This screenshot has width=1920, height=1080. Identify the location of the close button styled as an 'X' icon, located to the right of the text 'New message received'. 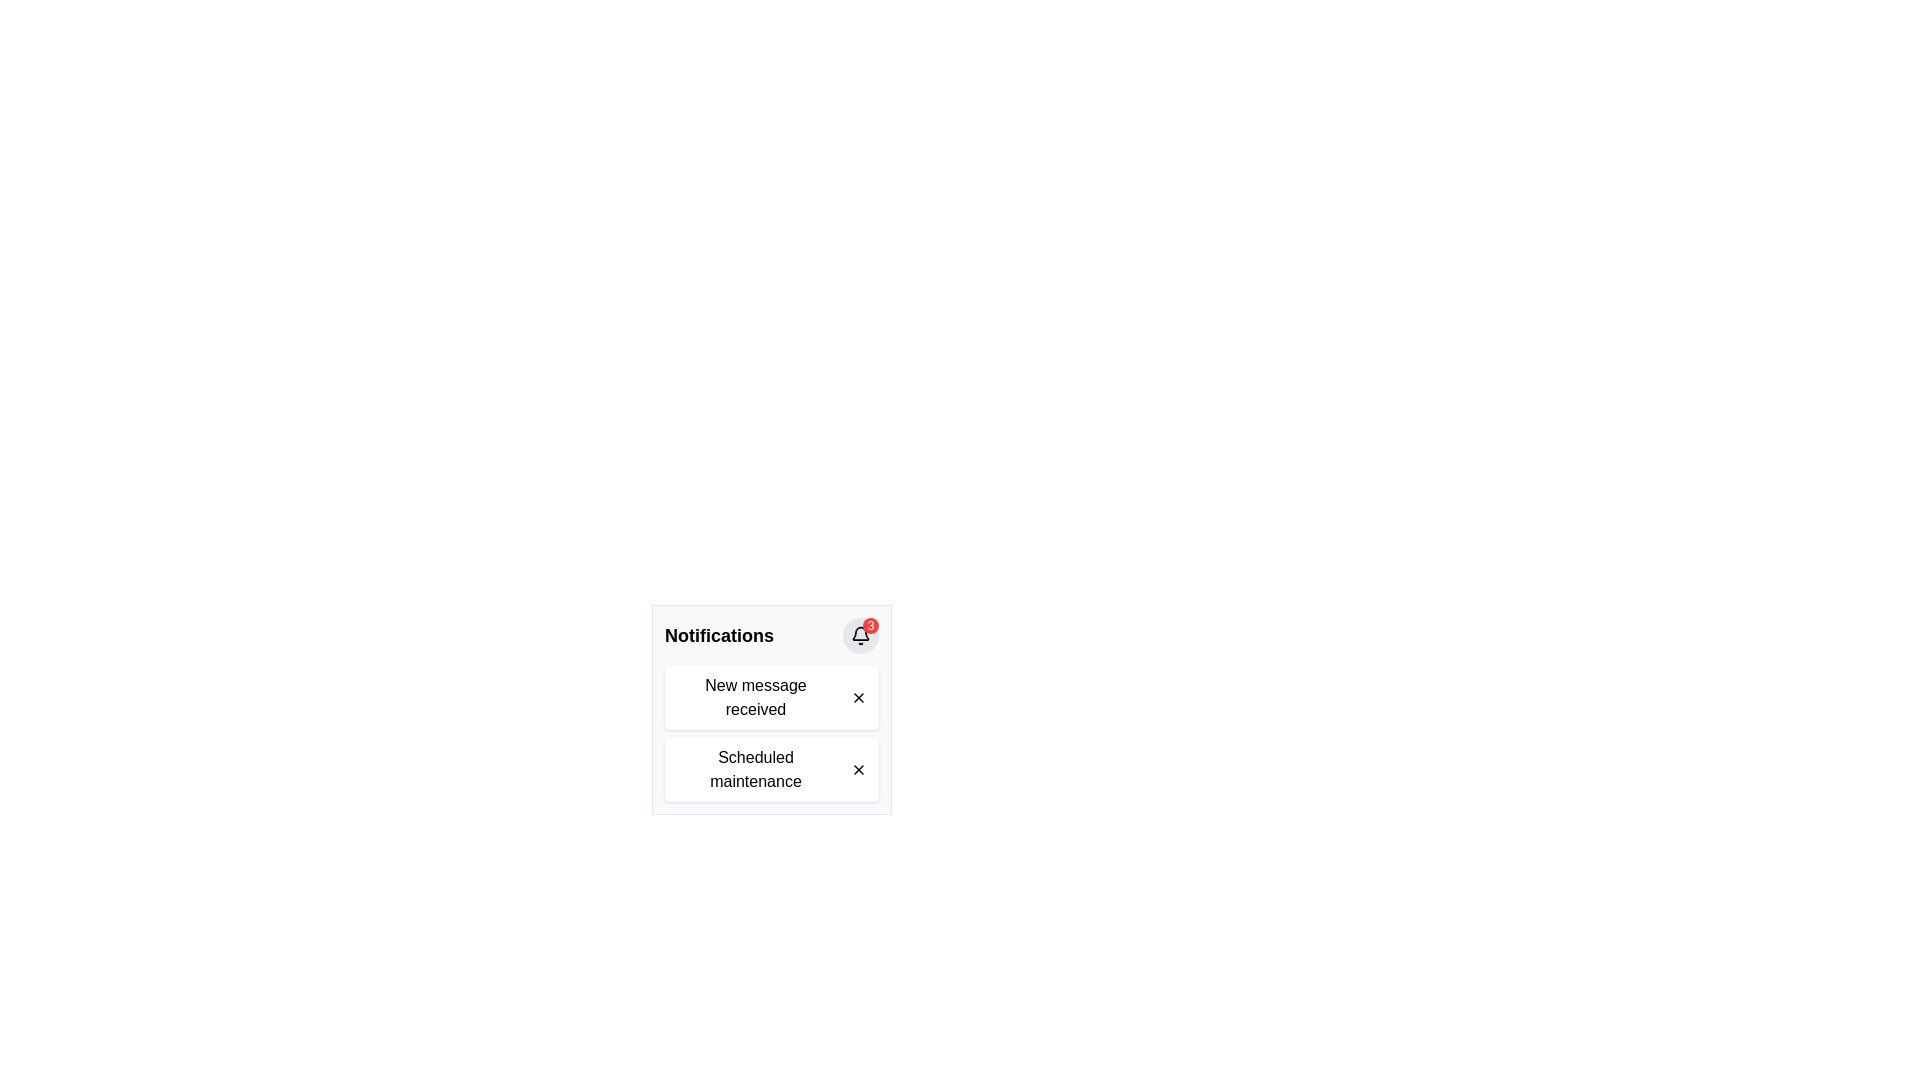
(859, 697).